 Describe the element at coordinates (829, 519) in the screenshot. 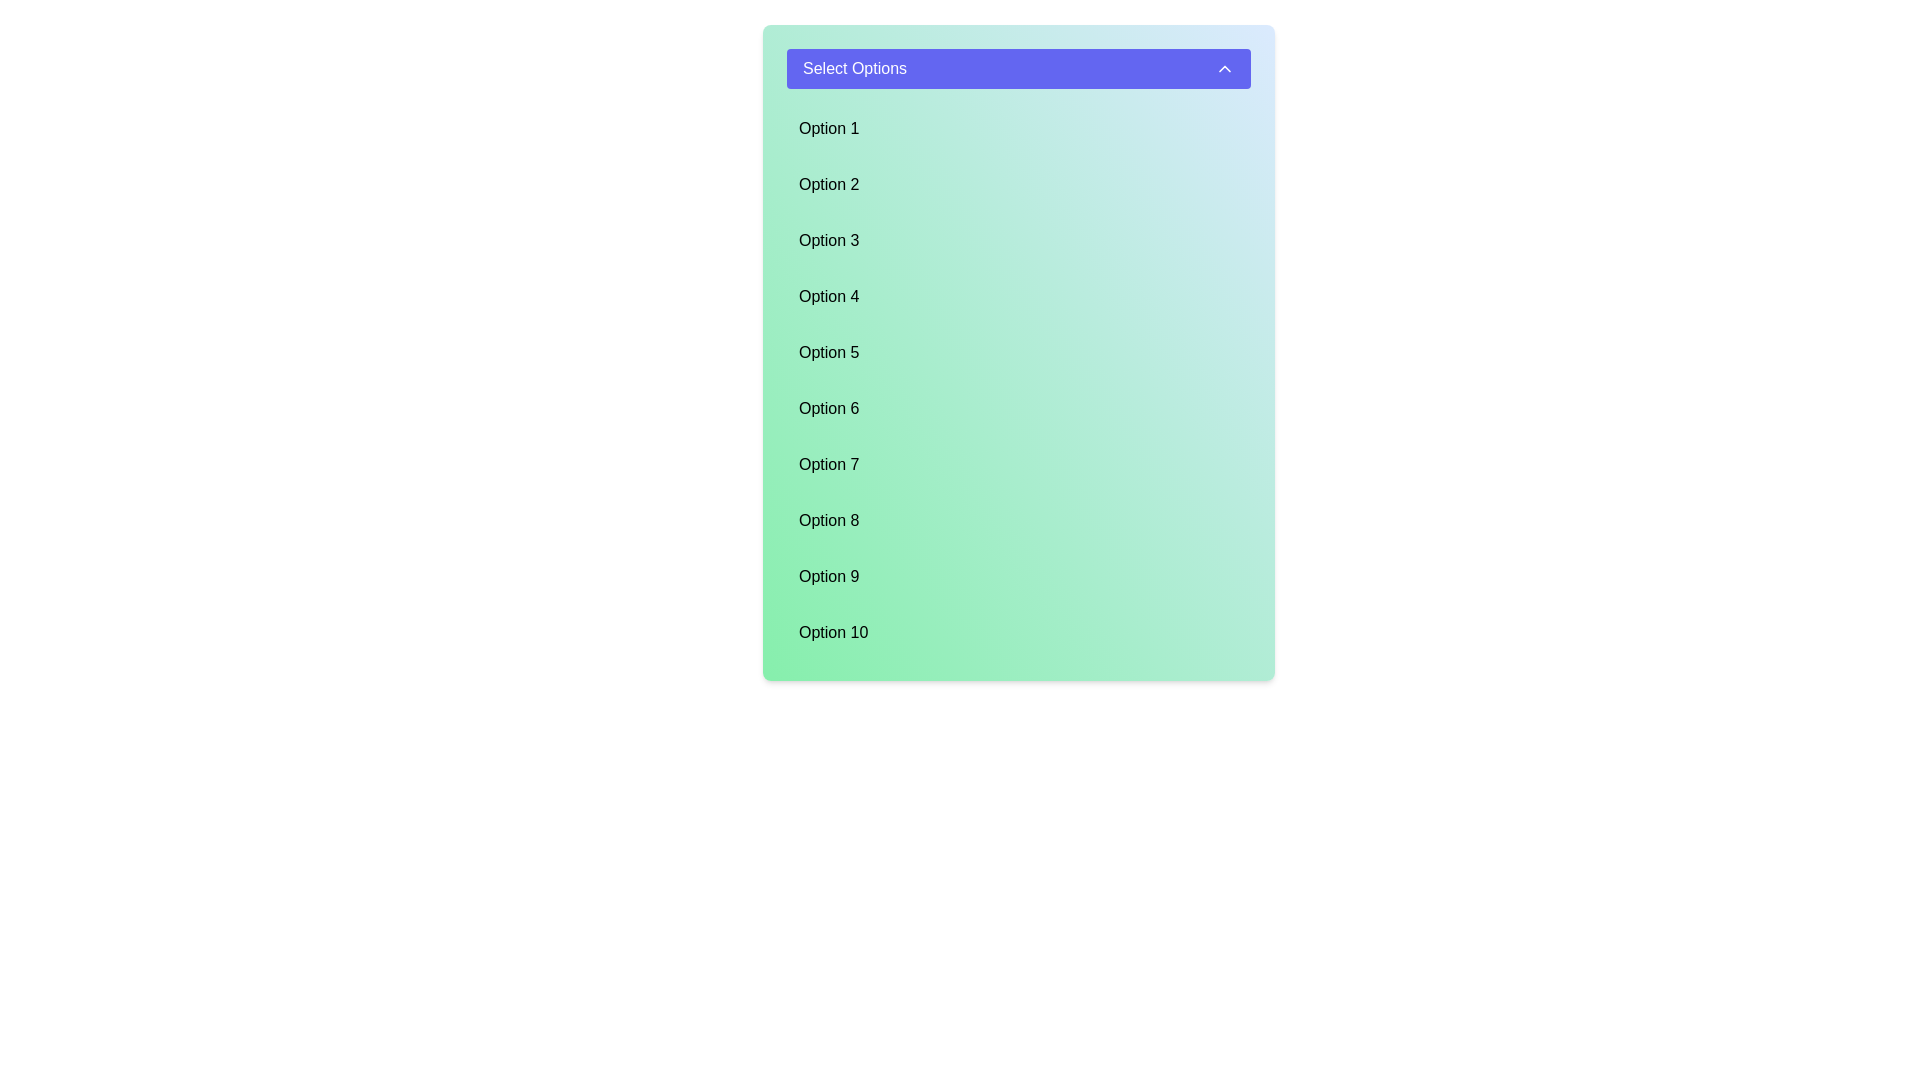

I see `the text label that displays 'Option 8', which is the eighth option in a vertical list of ten items, positioned slightly above the center of the list` at that location.